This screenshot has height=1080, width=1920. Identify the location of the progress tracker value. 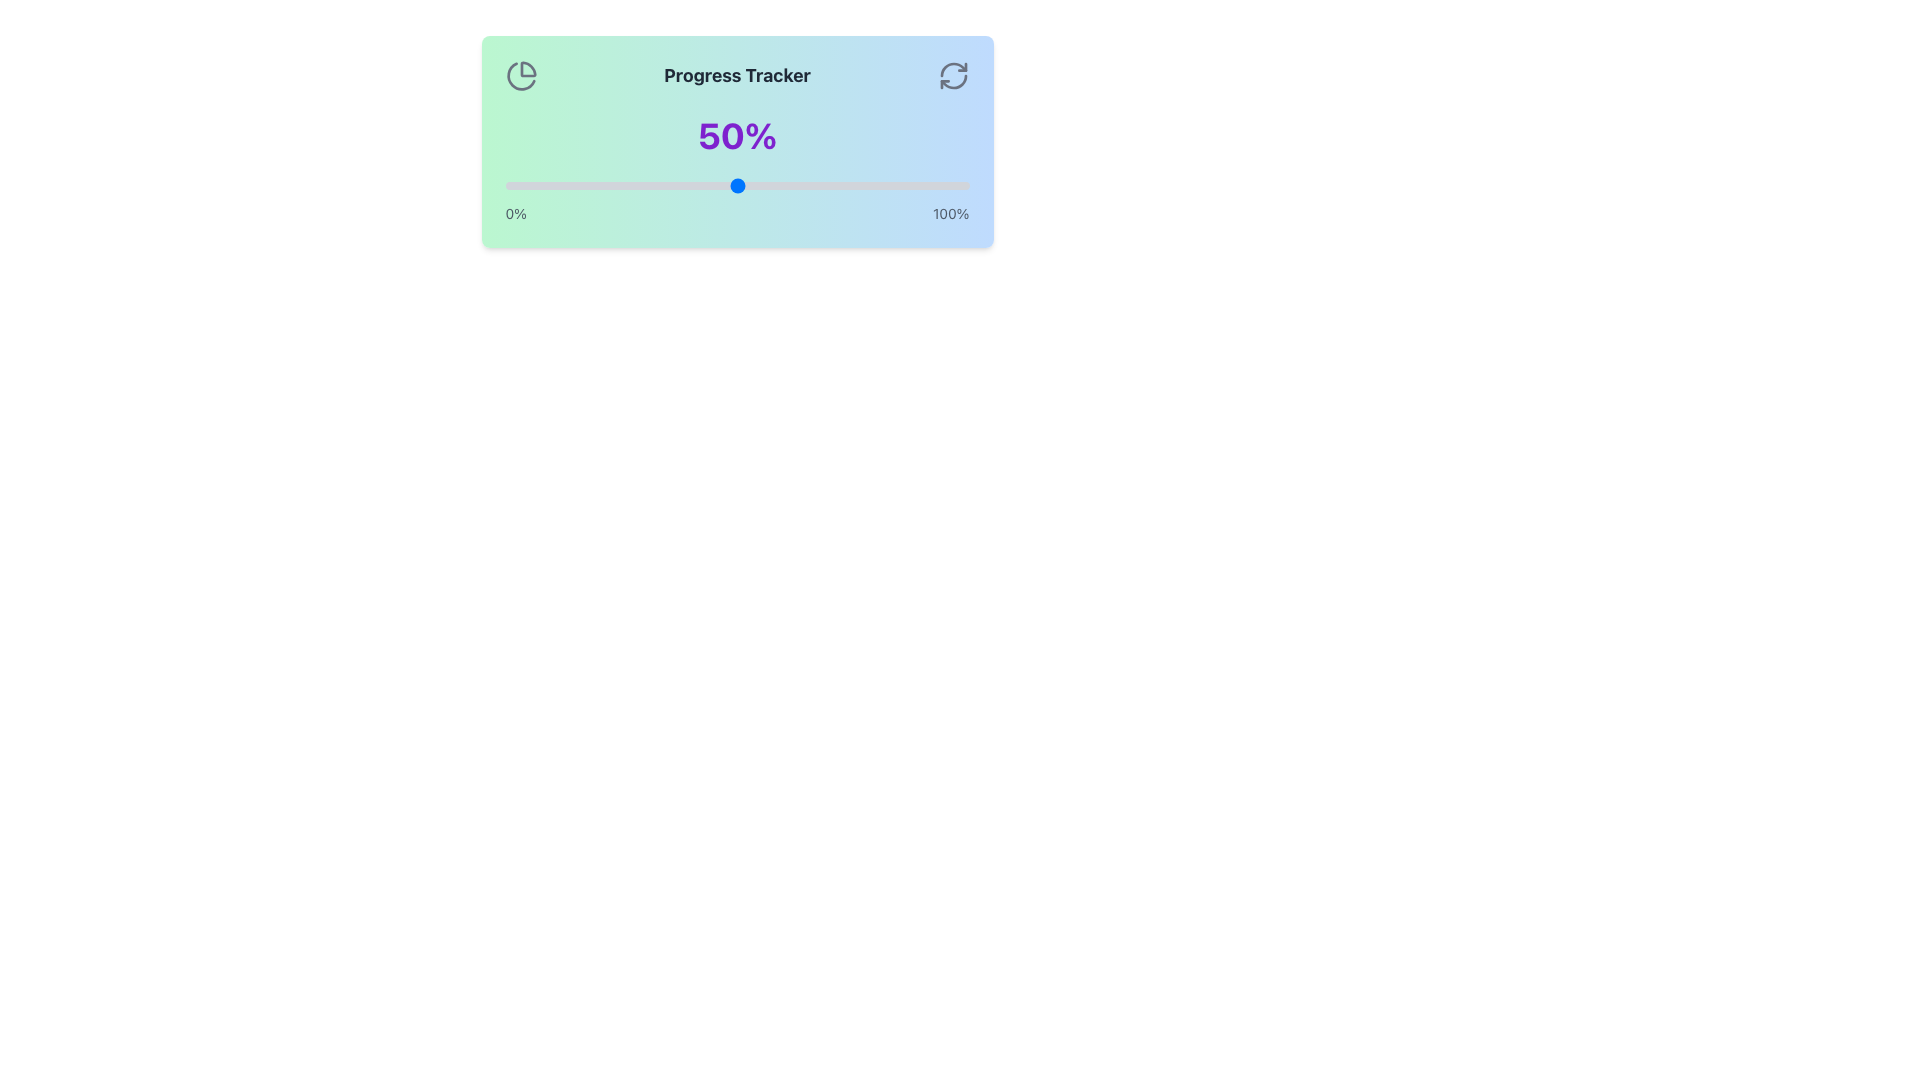
(940, 185).